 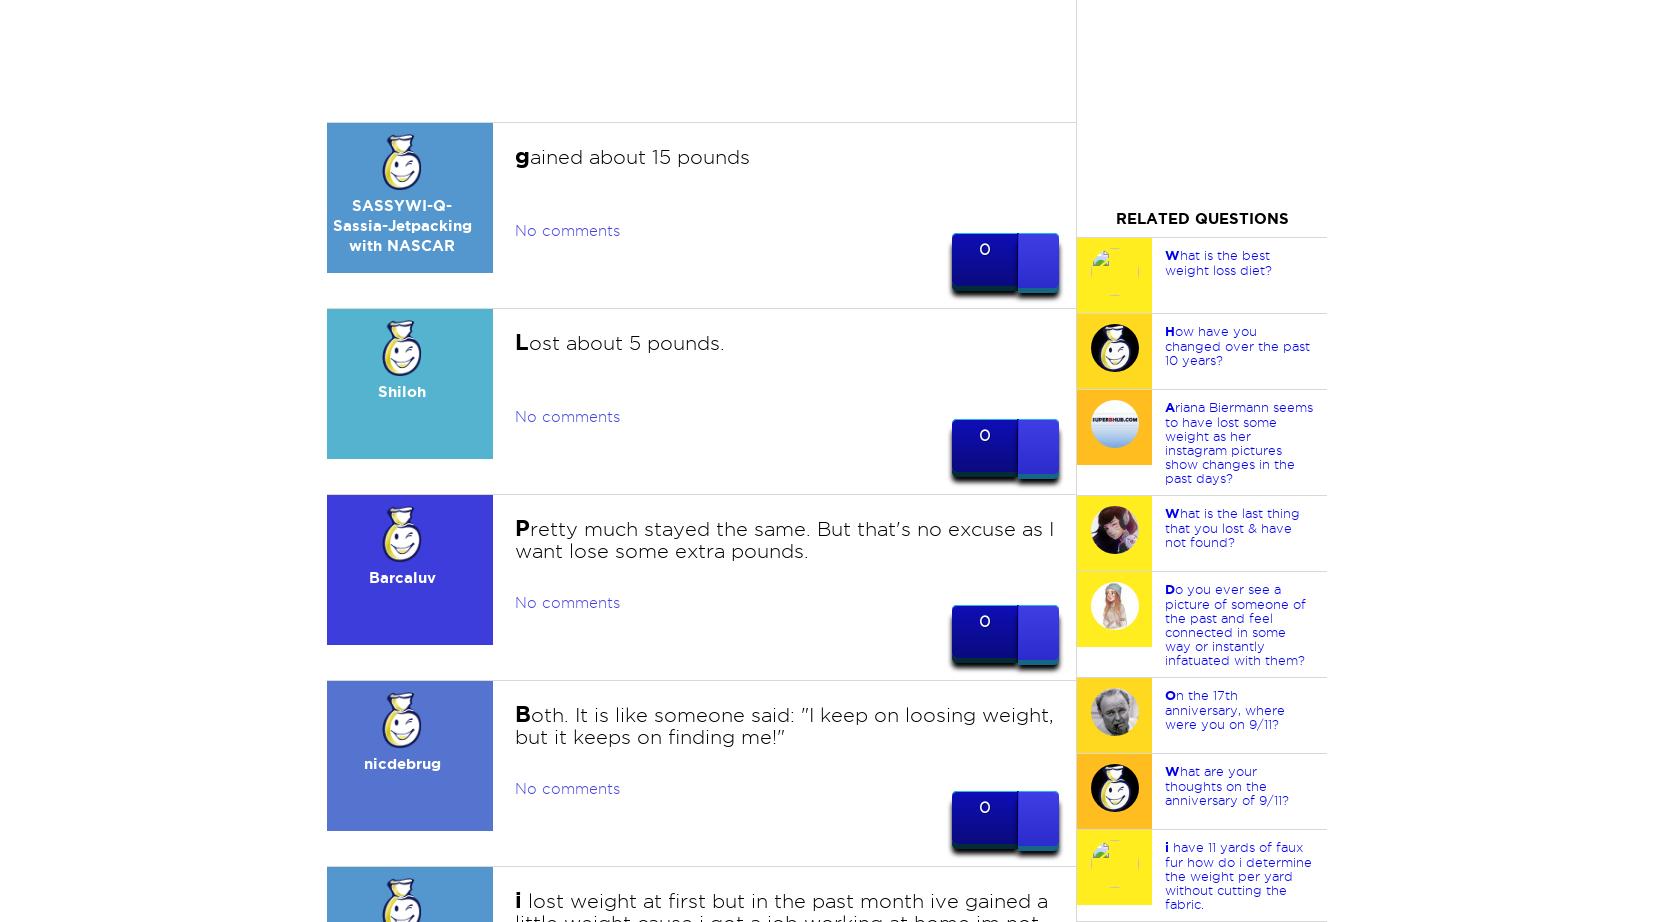 What do you see at coordinates (521, 340) in the screenshot?
I see `'L'` at bounding box center [521, 340].